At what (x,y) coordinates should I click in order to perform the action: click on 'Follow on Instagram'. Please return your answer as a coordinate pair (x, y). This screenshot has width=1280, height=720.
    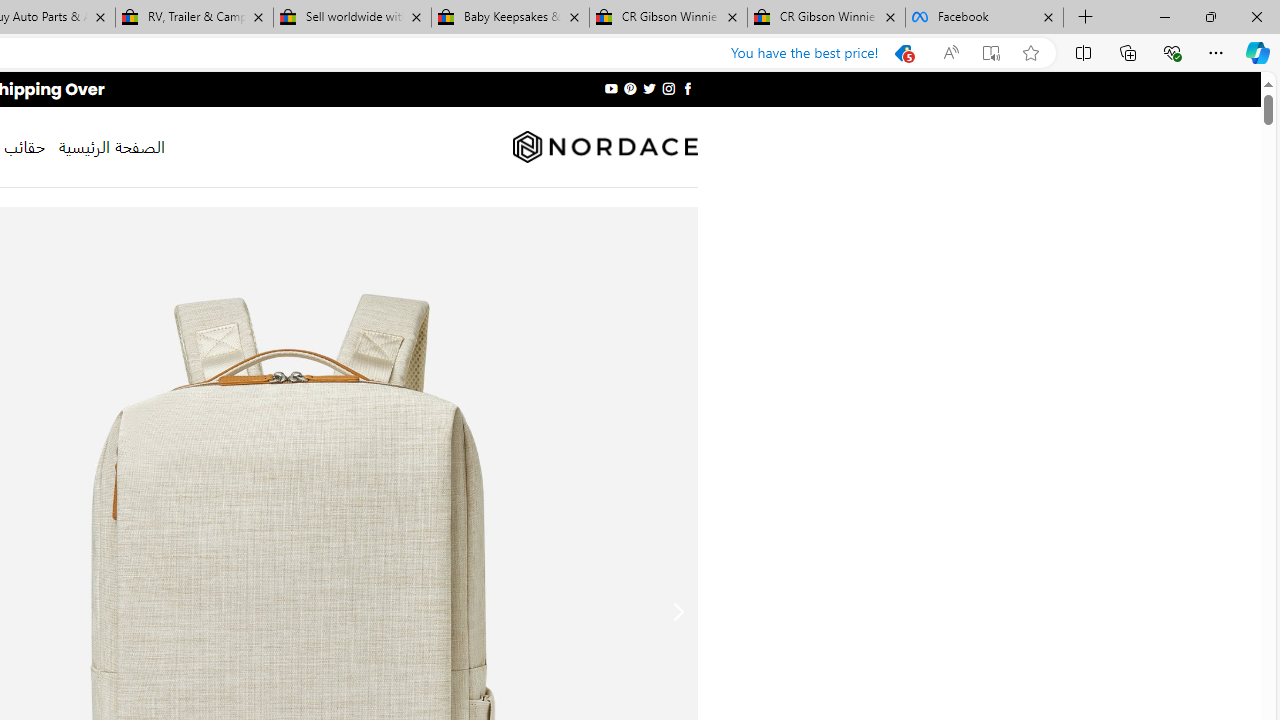
    Looking at the image, I should click on (668, 88).